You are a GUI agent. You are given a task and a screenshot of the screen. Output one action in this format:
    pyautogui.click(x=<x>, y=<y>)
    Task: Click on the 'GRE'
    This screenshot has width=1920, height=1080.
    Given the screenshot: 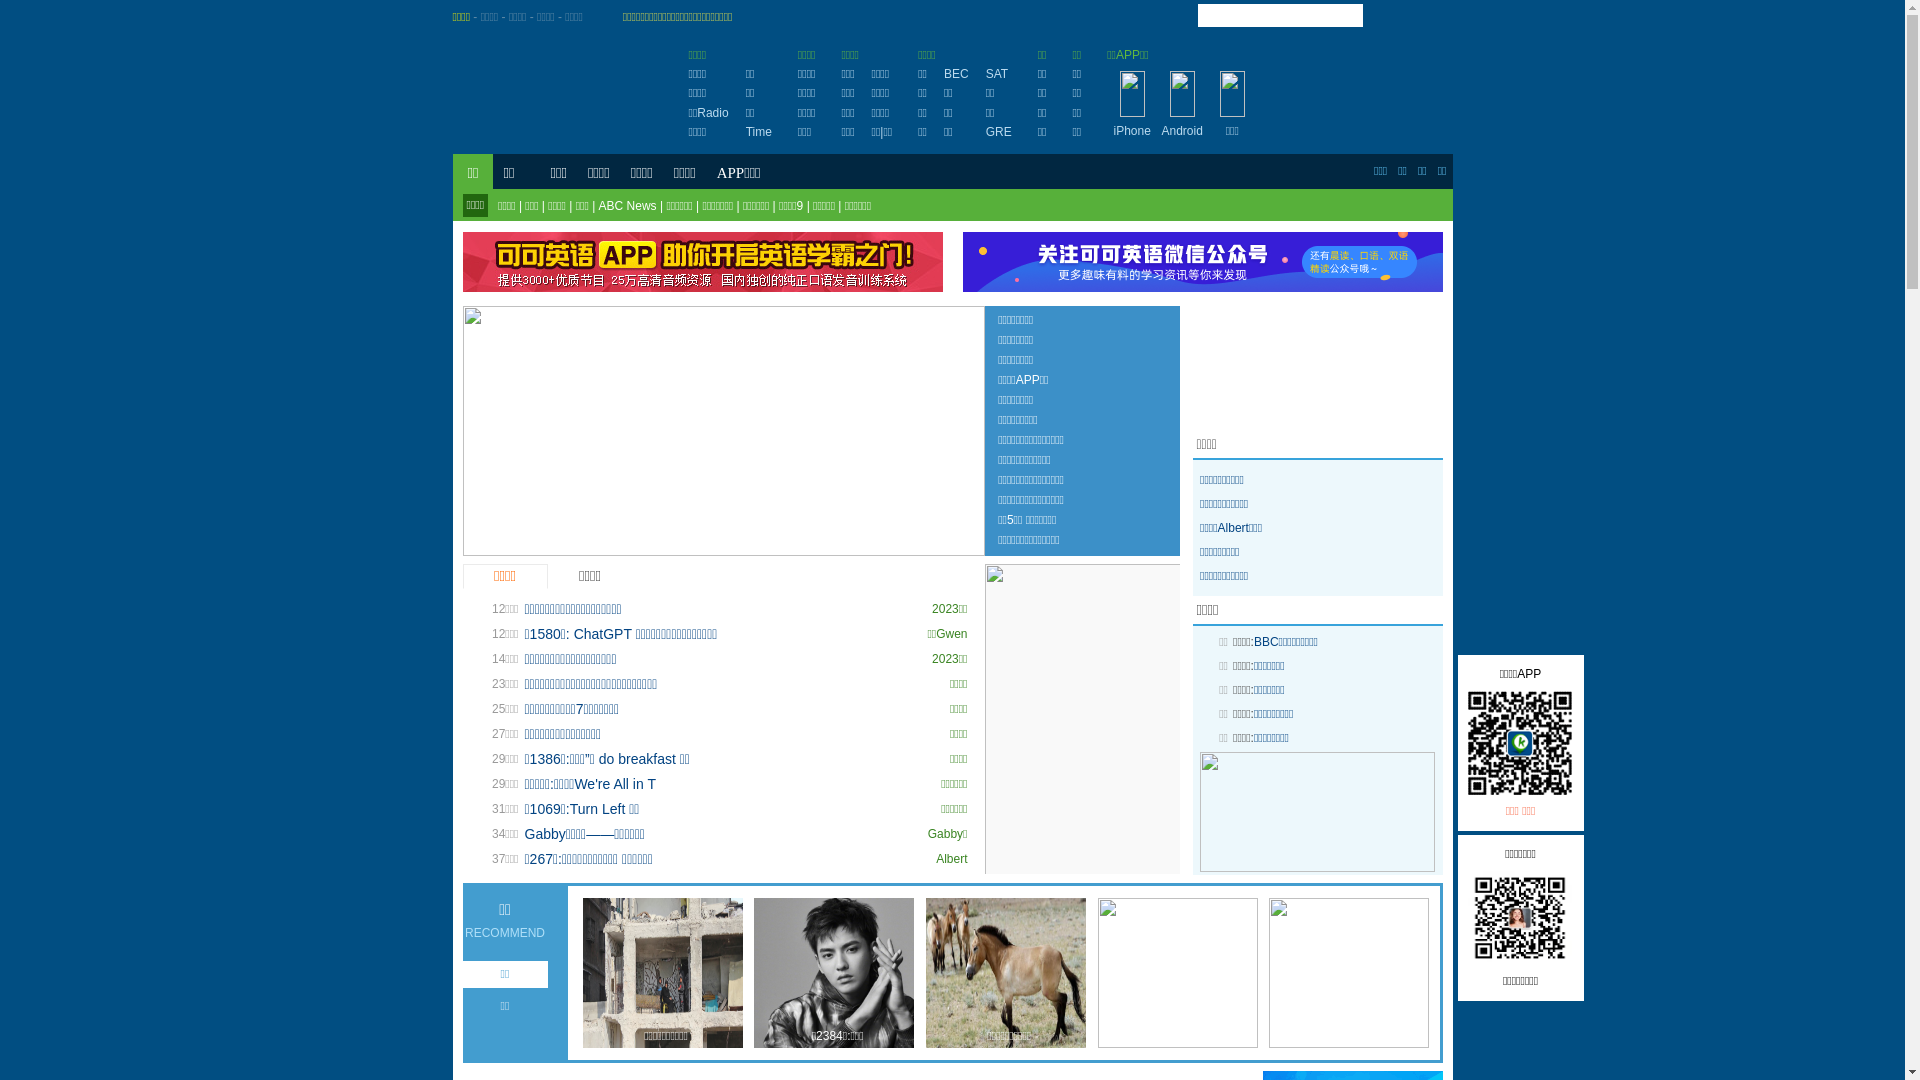 What is the action you would take?
    pyautogui.click(x=985, y=131)
    